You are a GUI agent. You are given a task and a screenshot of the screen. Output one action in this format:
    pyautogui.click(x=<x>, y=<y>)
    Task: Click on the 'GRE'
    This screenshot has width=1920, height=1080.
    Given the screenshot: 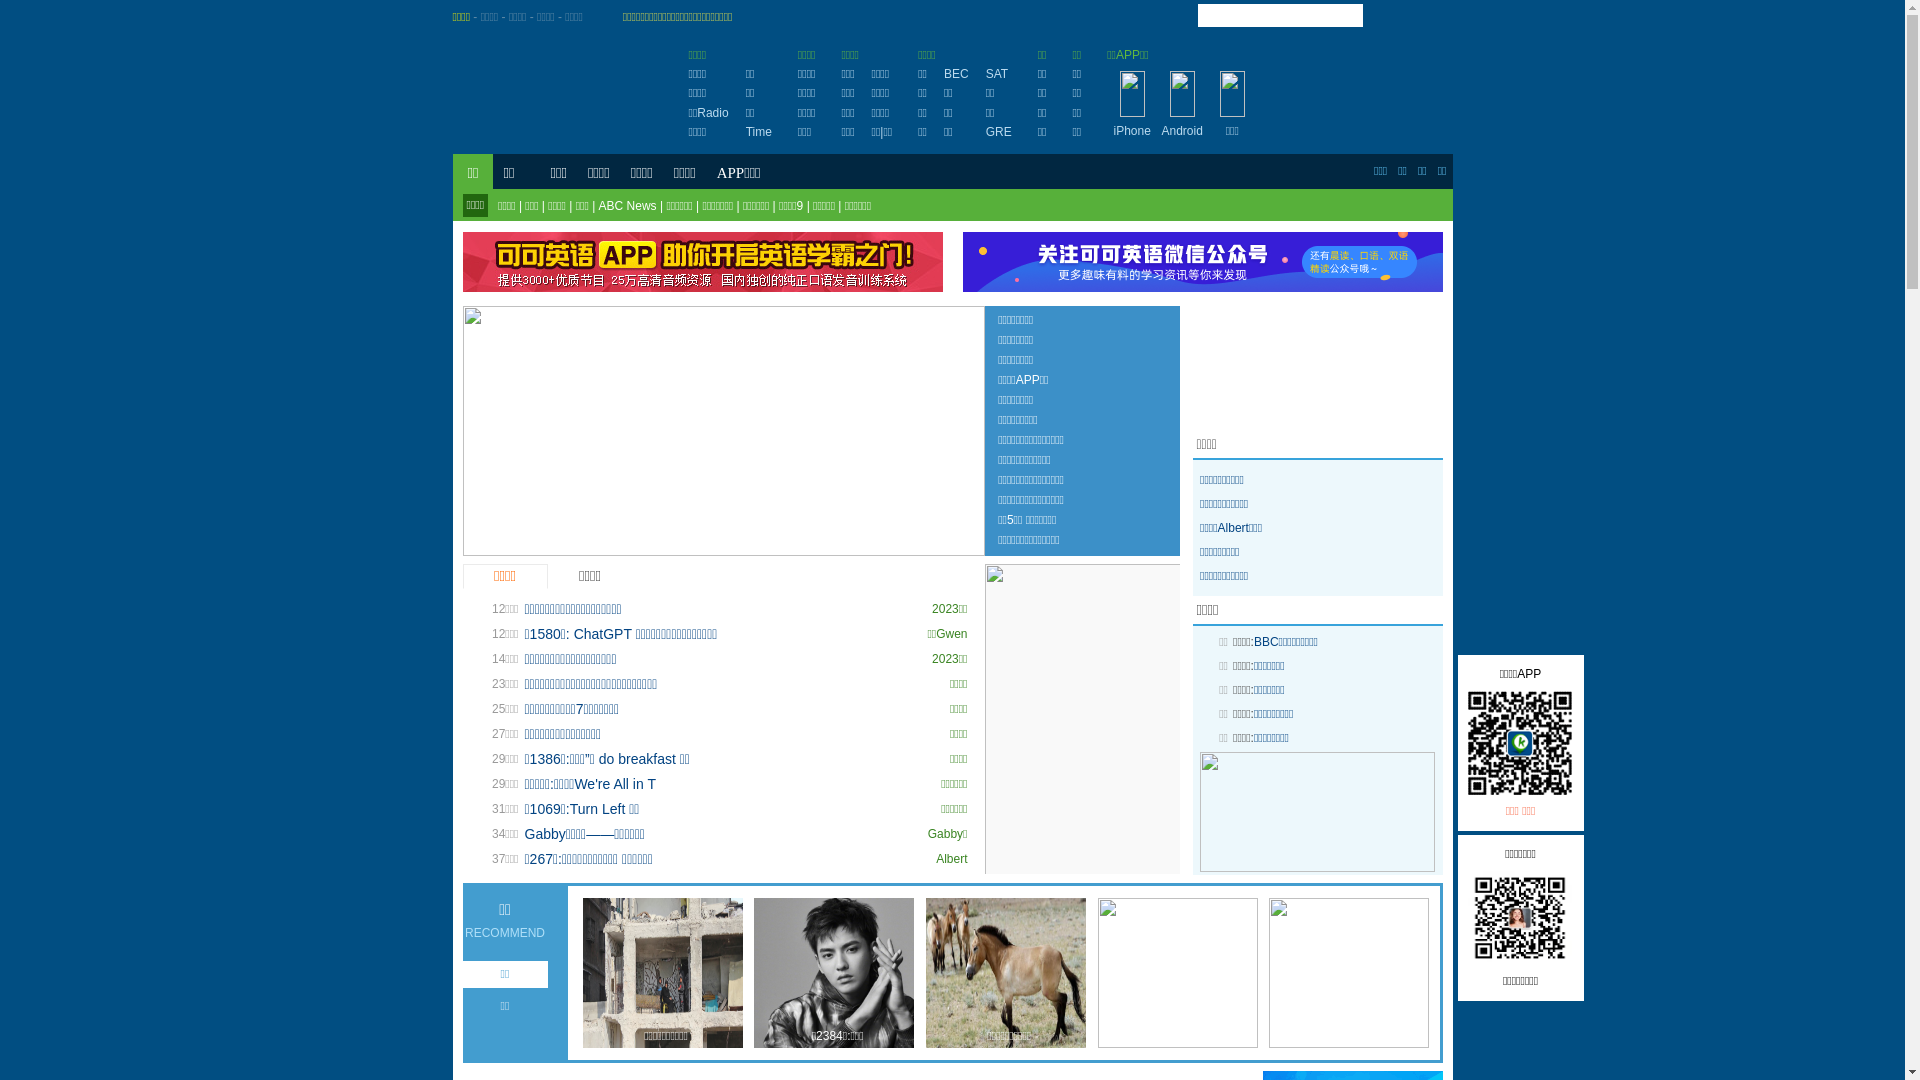 What is the action you would take?
    pyautogui.click(x=985, y=131)
    